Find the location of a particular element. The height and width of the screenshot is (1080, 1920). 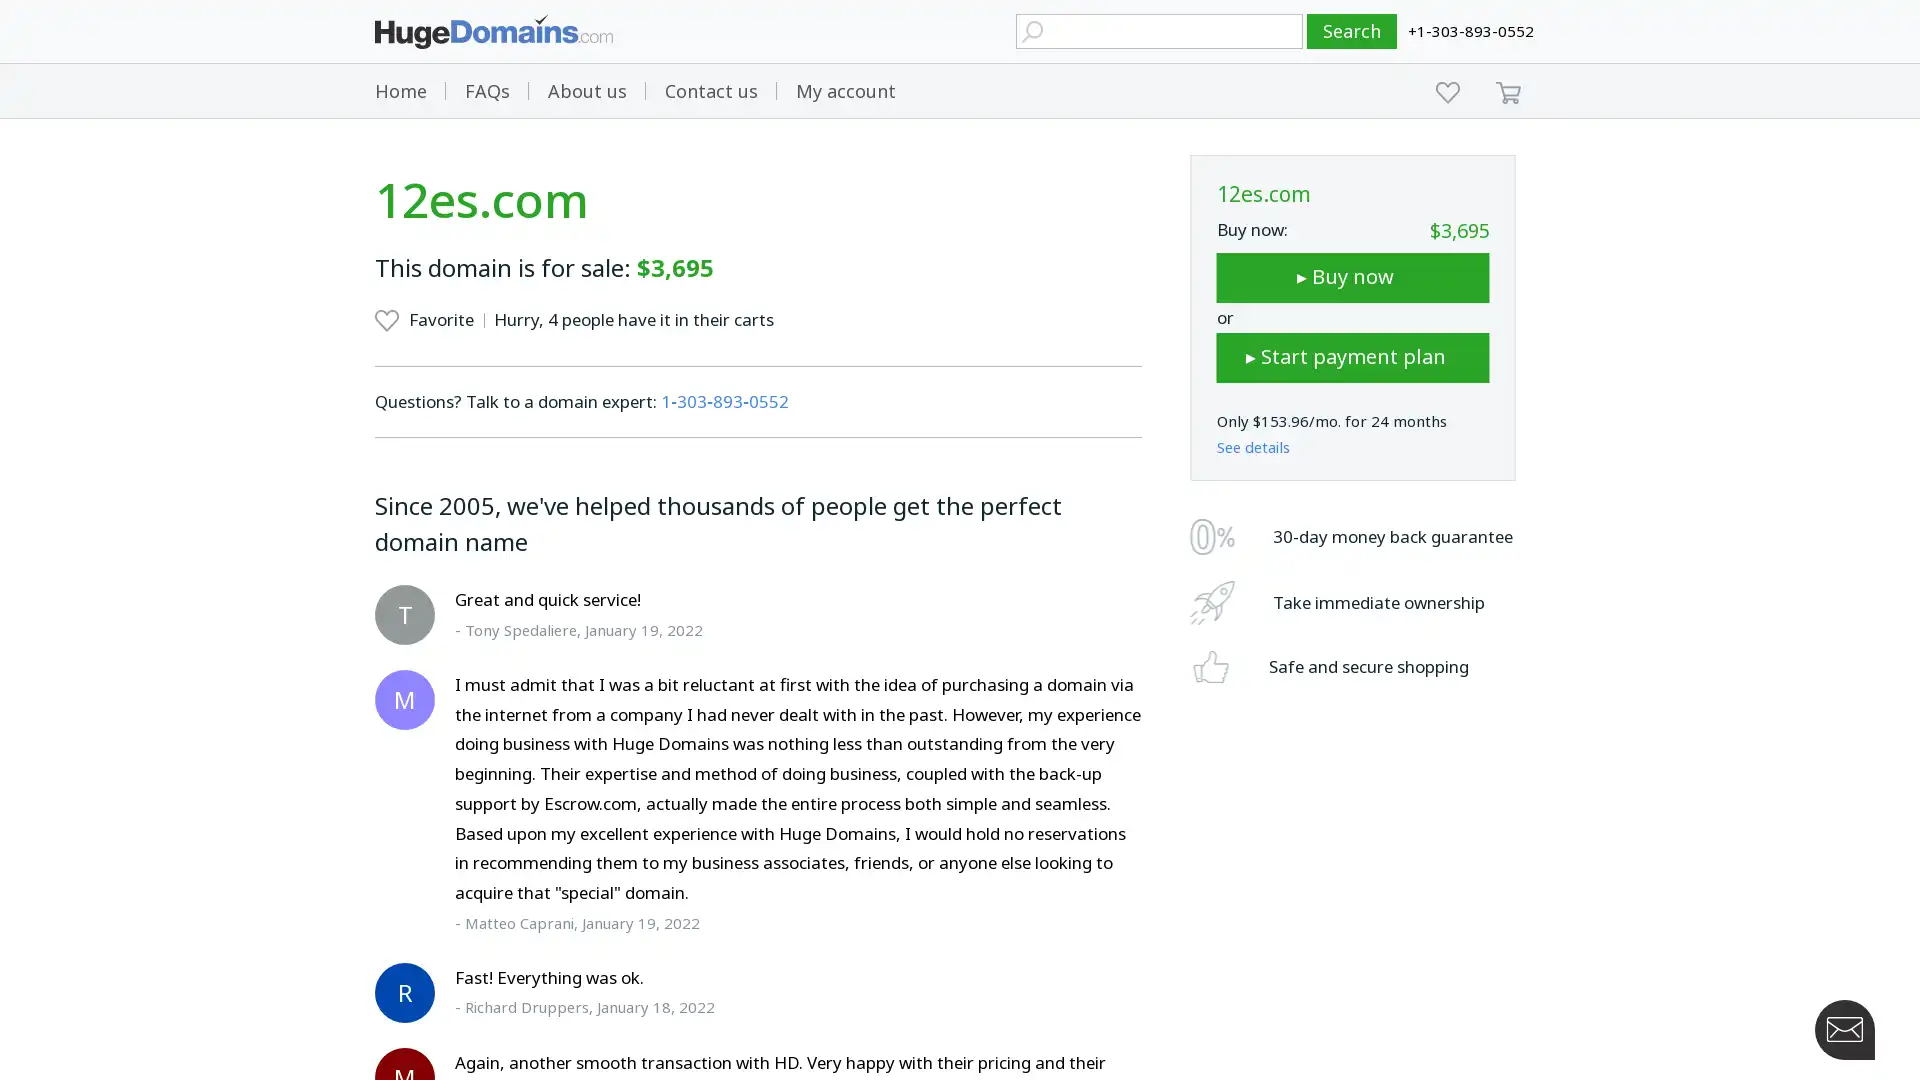

Search is located at coordinates (1352, 31).